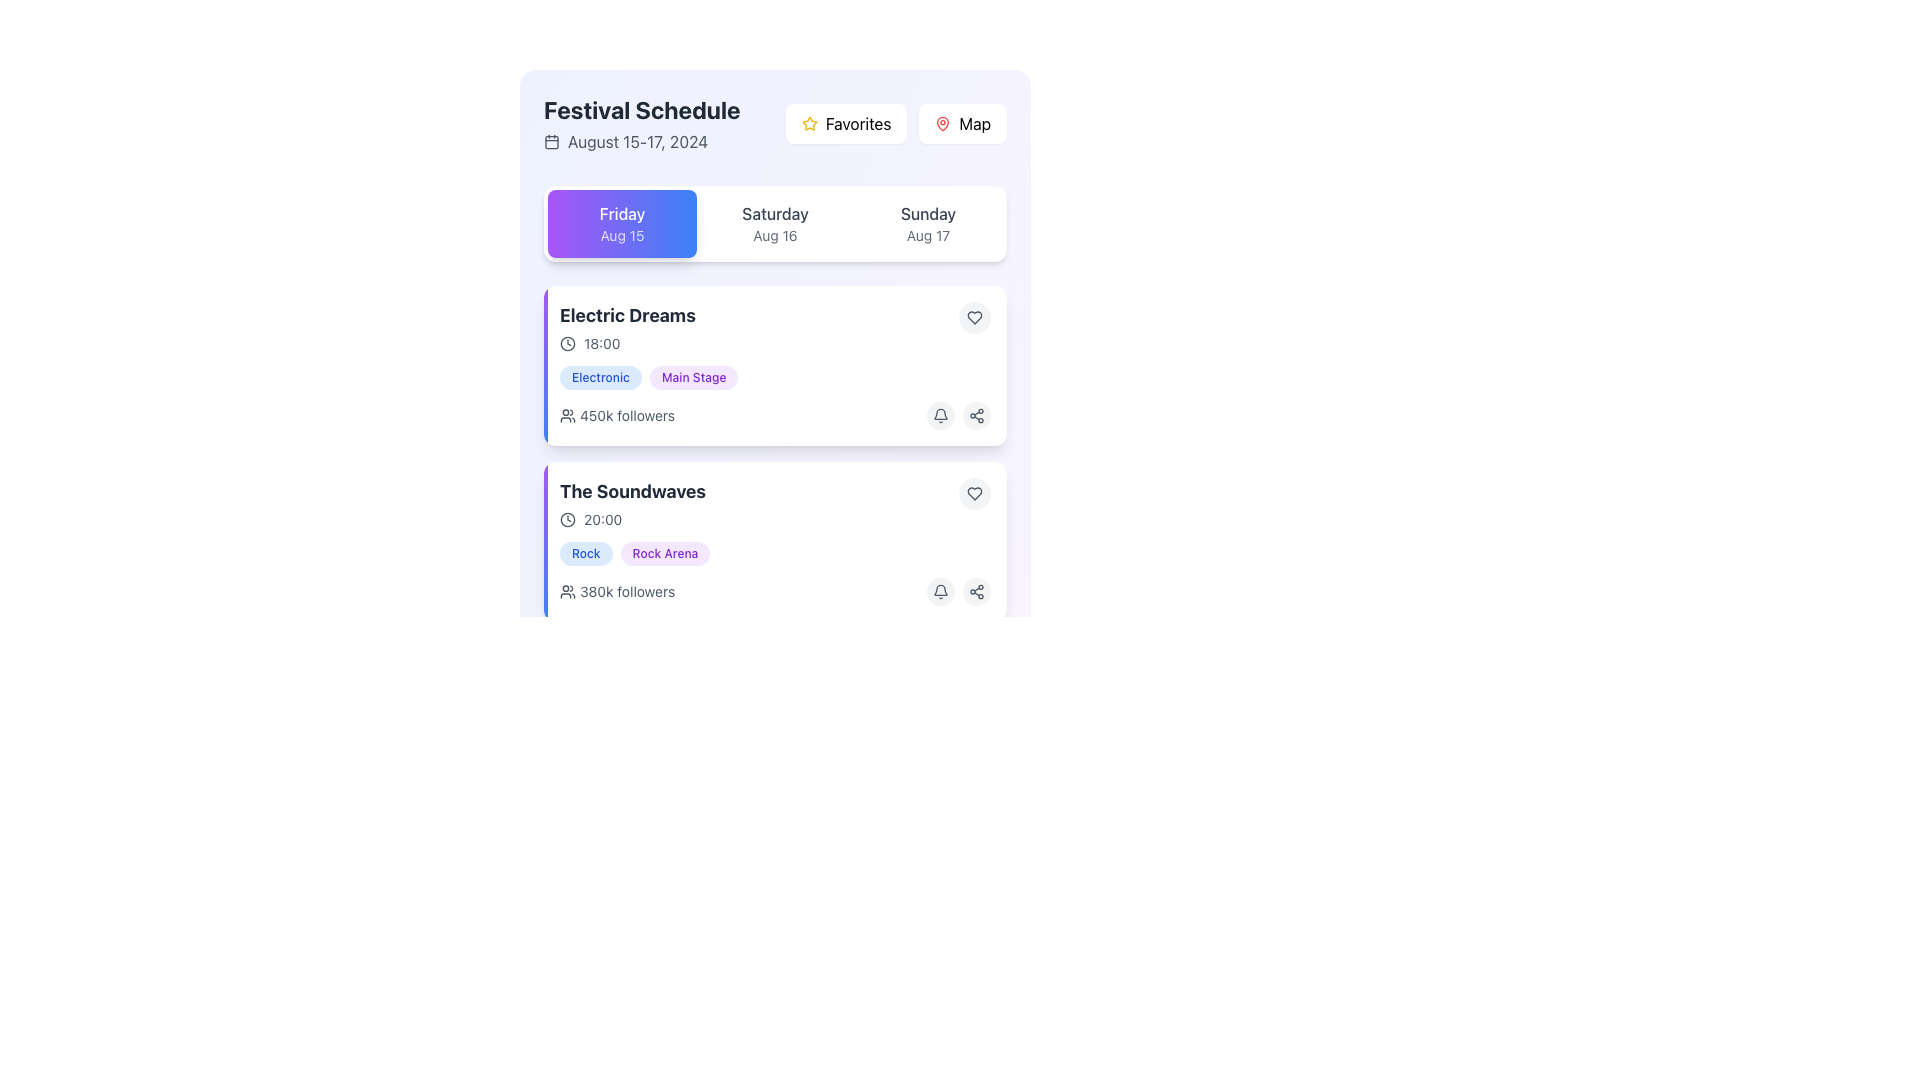 This screenshot has height=1080, width=1920. I want to click on the date option button for Sunday, August 17, 2024, located at the top-right of the 'Festival Schedule' interface, so click(927, 223).